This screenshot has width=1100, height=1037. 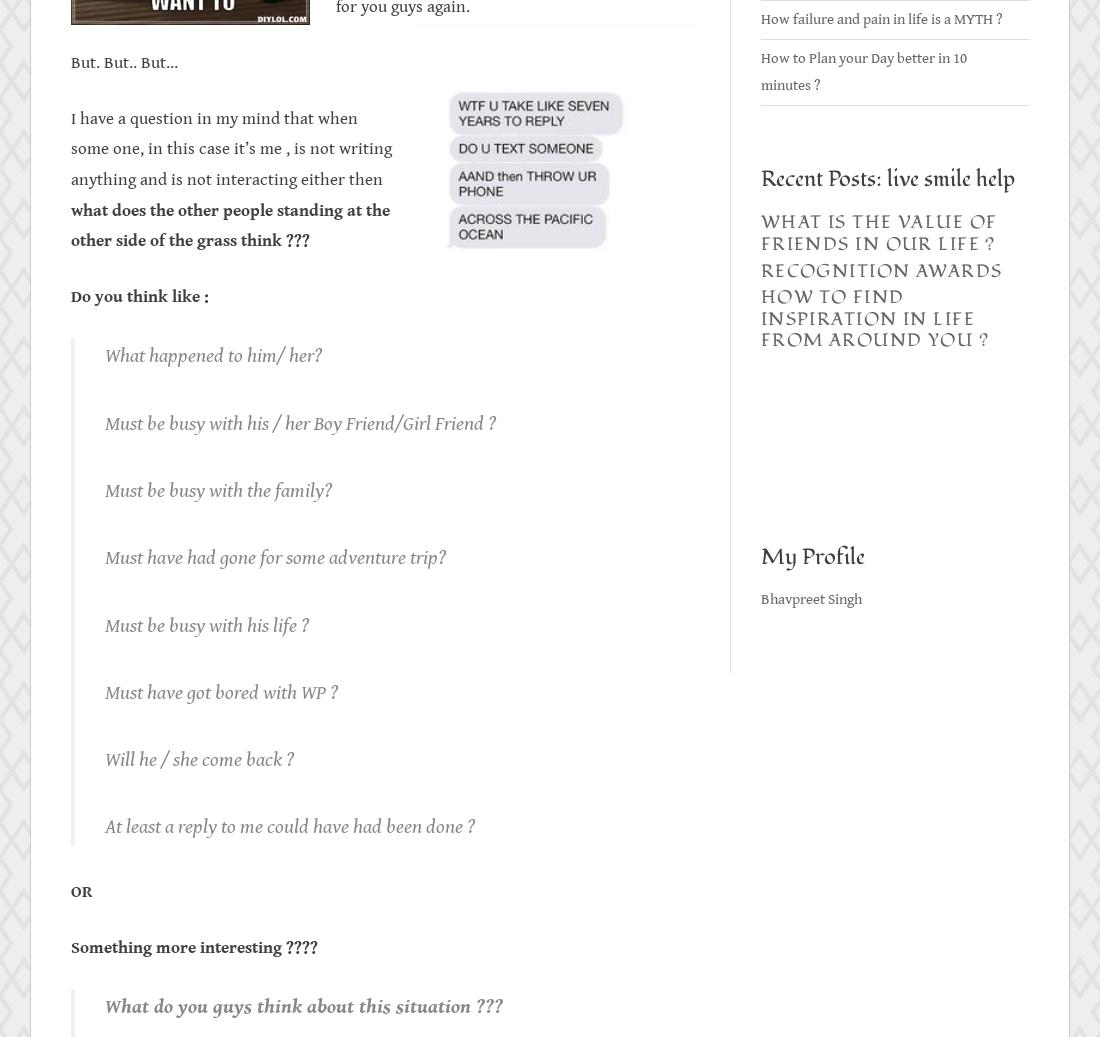 What do you see at coordinates (879, 269) in the screenshot?
I see `'Recognition Awards'` at bounding box center [879, 269].